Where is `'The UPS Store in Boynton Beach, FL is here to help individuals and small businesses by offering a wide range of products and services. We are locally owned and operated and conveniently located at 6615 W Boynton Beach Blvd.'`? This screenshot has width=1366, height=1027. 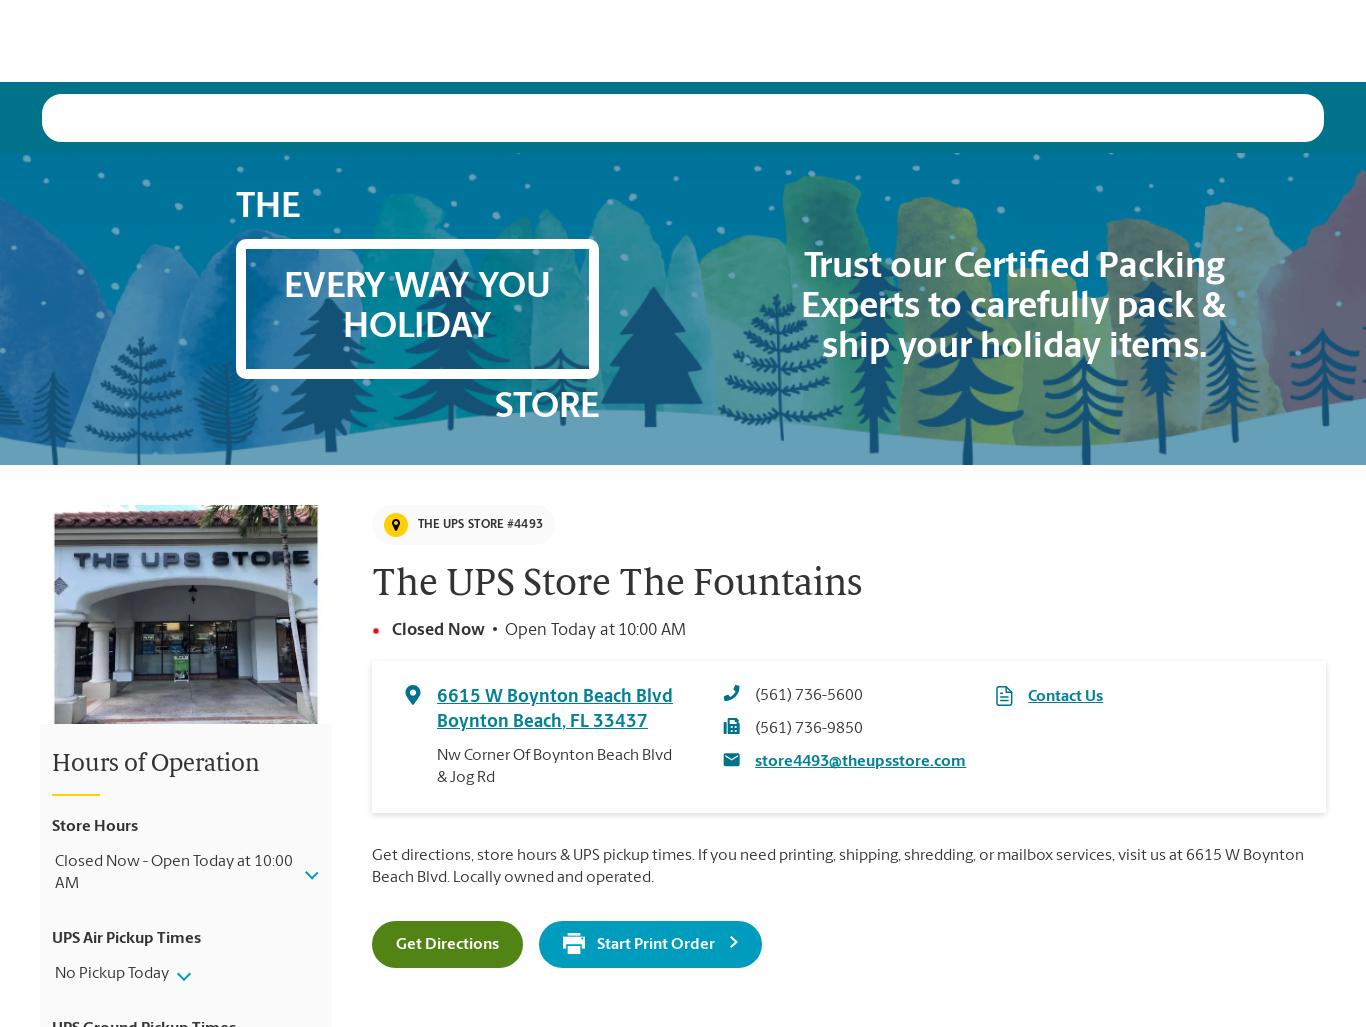 'The UPS Store in Boynton Beach, FL is here to help individuals and small businesses by offering a wide range of products and services. We are locally owned and operated and conveniently located at 6615 W Boynton Beach Blvd.' is located at coordinates (409, 961).